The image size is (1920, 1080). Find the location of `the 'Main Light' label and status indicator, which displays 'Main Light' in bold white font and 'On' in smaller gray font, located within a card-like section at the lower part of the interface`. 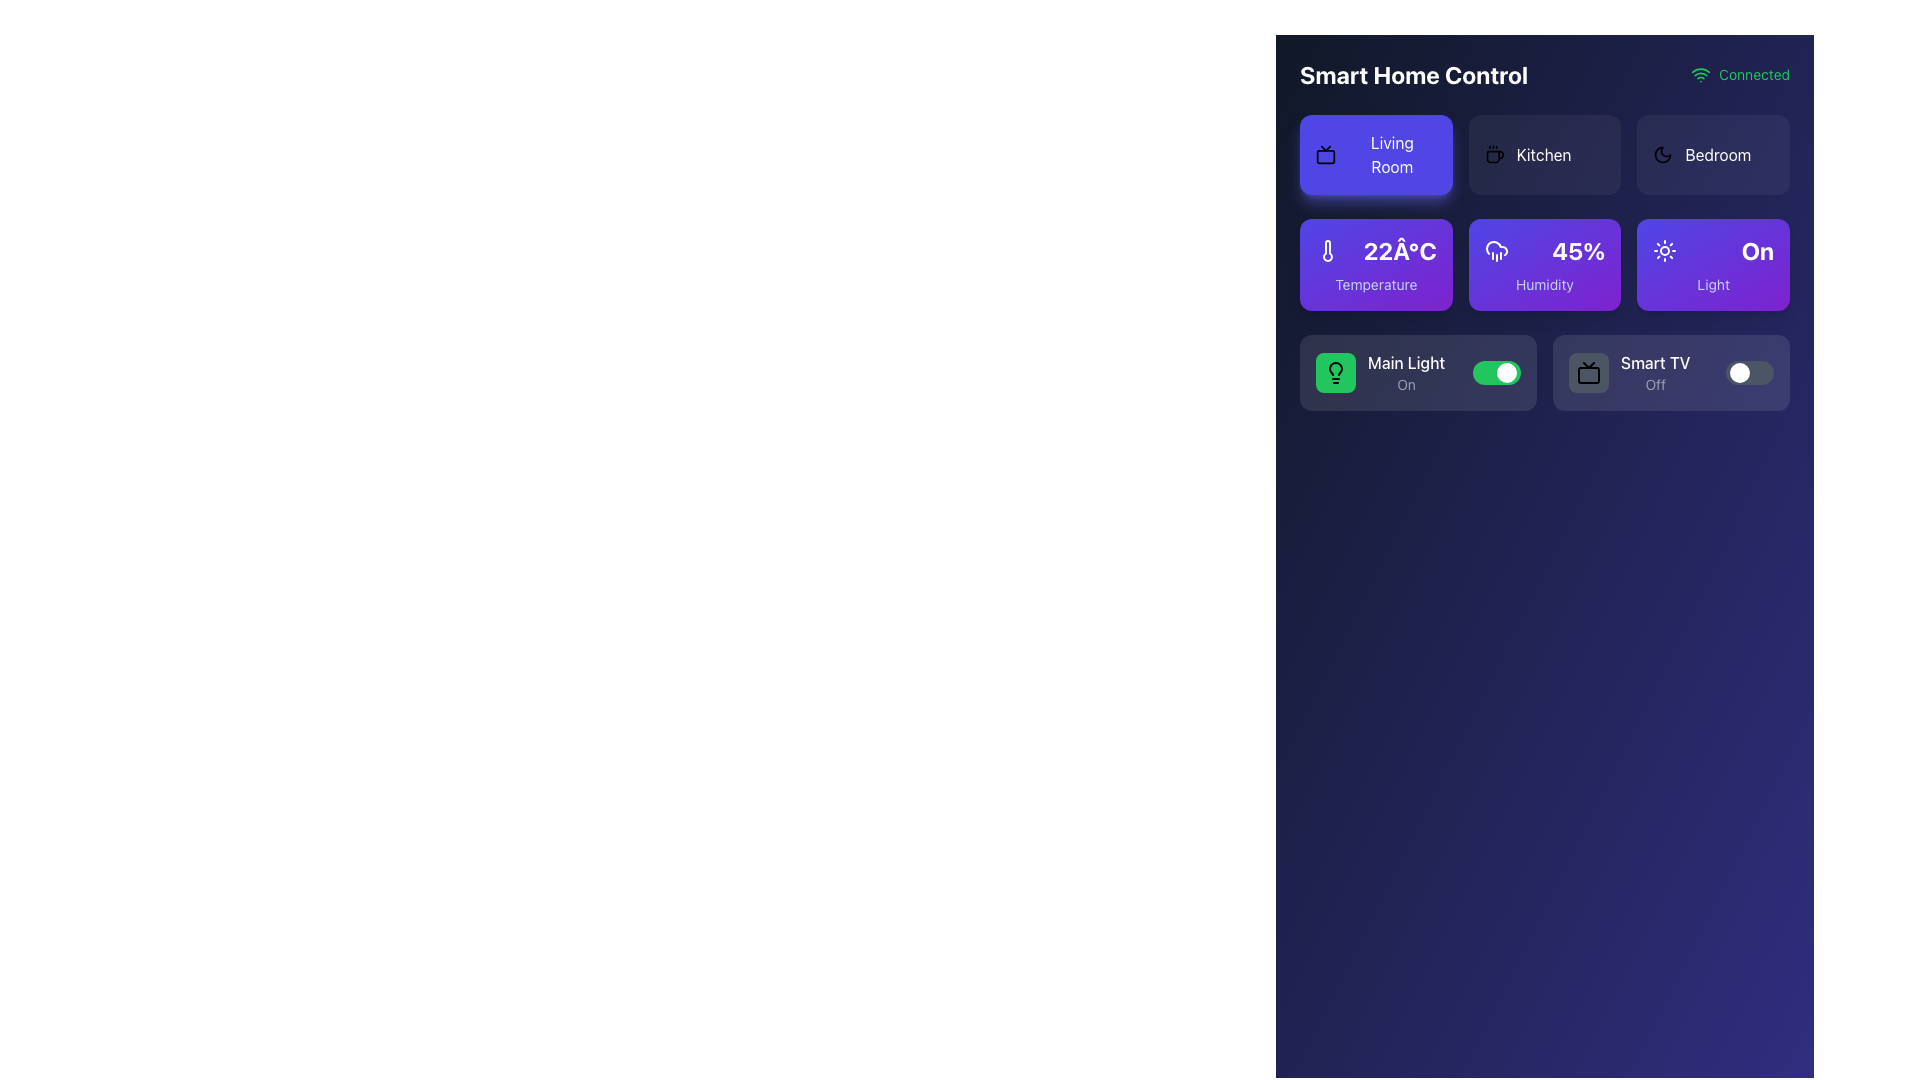

the 'Main Light' label and status indicator, which displays 'Main Light' in bold white font and 'On' in smaller gray font, located within a card-like section at the lower part of the interface is located at coordinates (1405, 373).